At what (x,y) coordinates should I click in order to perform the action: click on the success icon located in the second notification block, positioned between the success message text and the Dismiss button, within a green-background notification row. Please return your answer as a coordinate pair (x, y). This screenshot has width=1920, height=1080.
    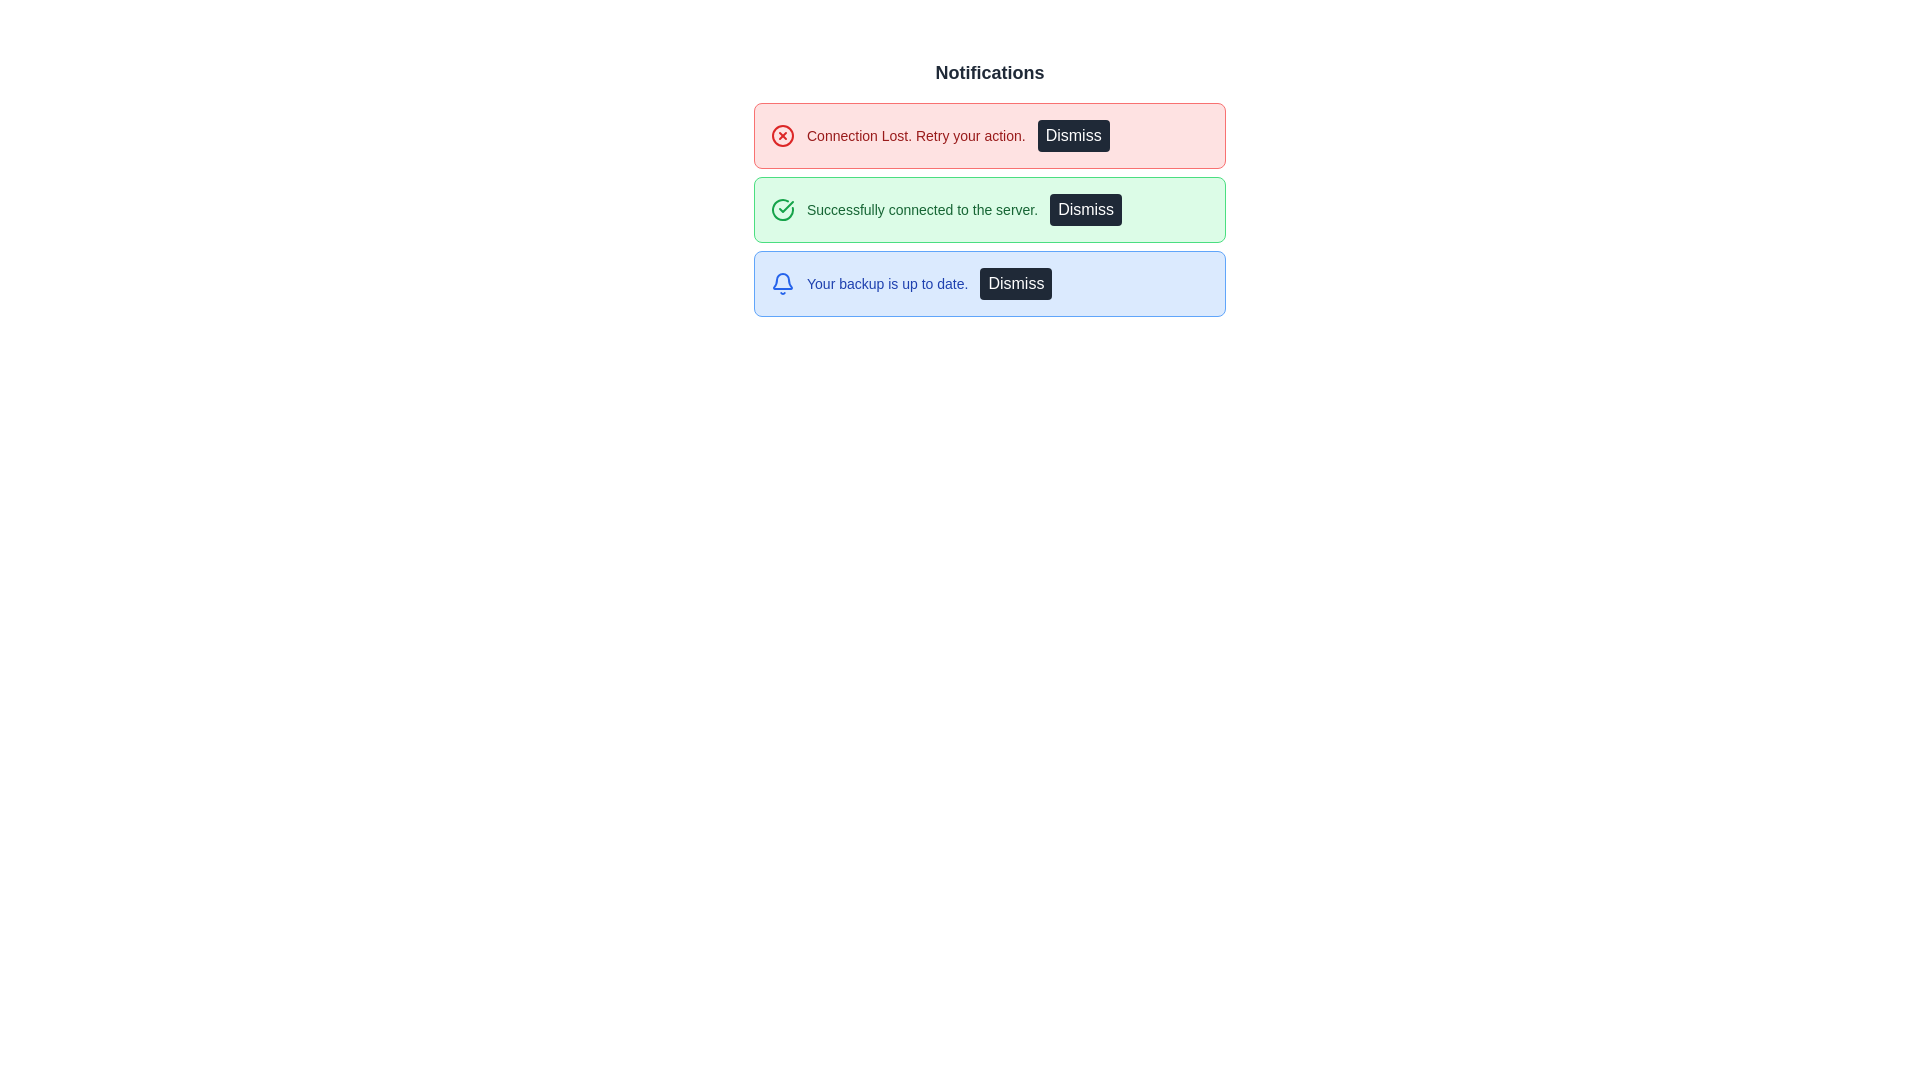
    Looking at the image, I should click on (785, 207).